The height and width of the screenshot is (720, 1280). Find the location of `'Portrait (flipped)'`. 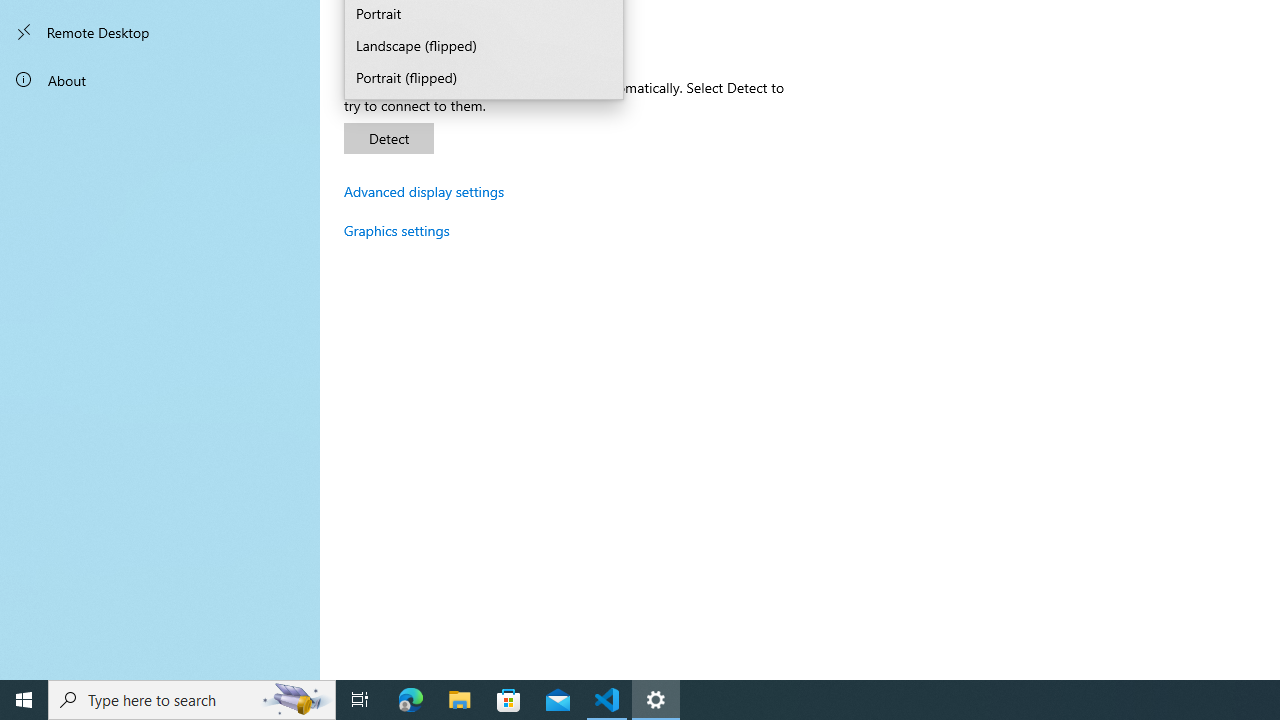

'Portrait (flipped)' is located at coordinates (484, 78).